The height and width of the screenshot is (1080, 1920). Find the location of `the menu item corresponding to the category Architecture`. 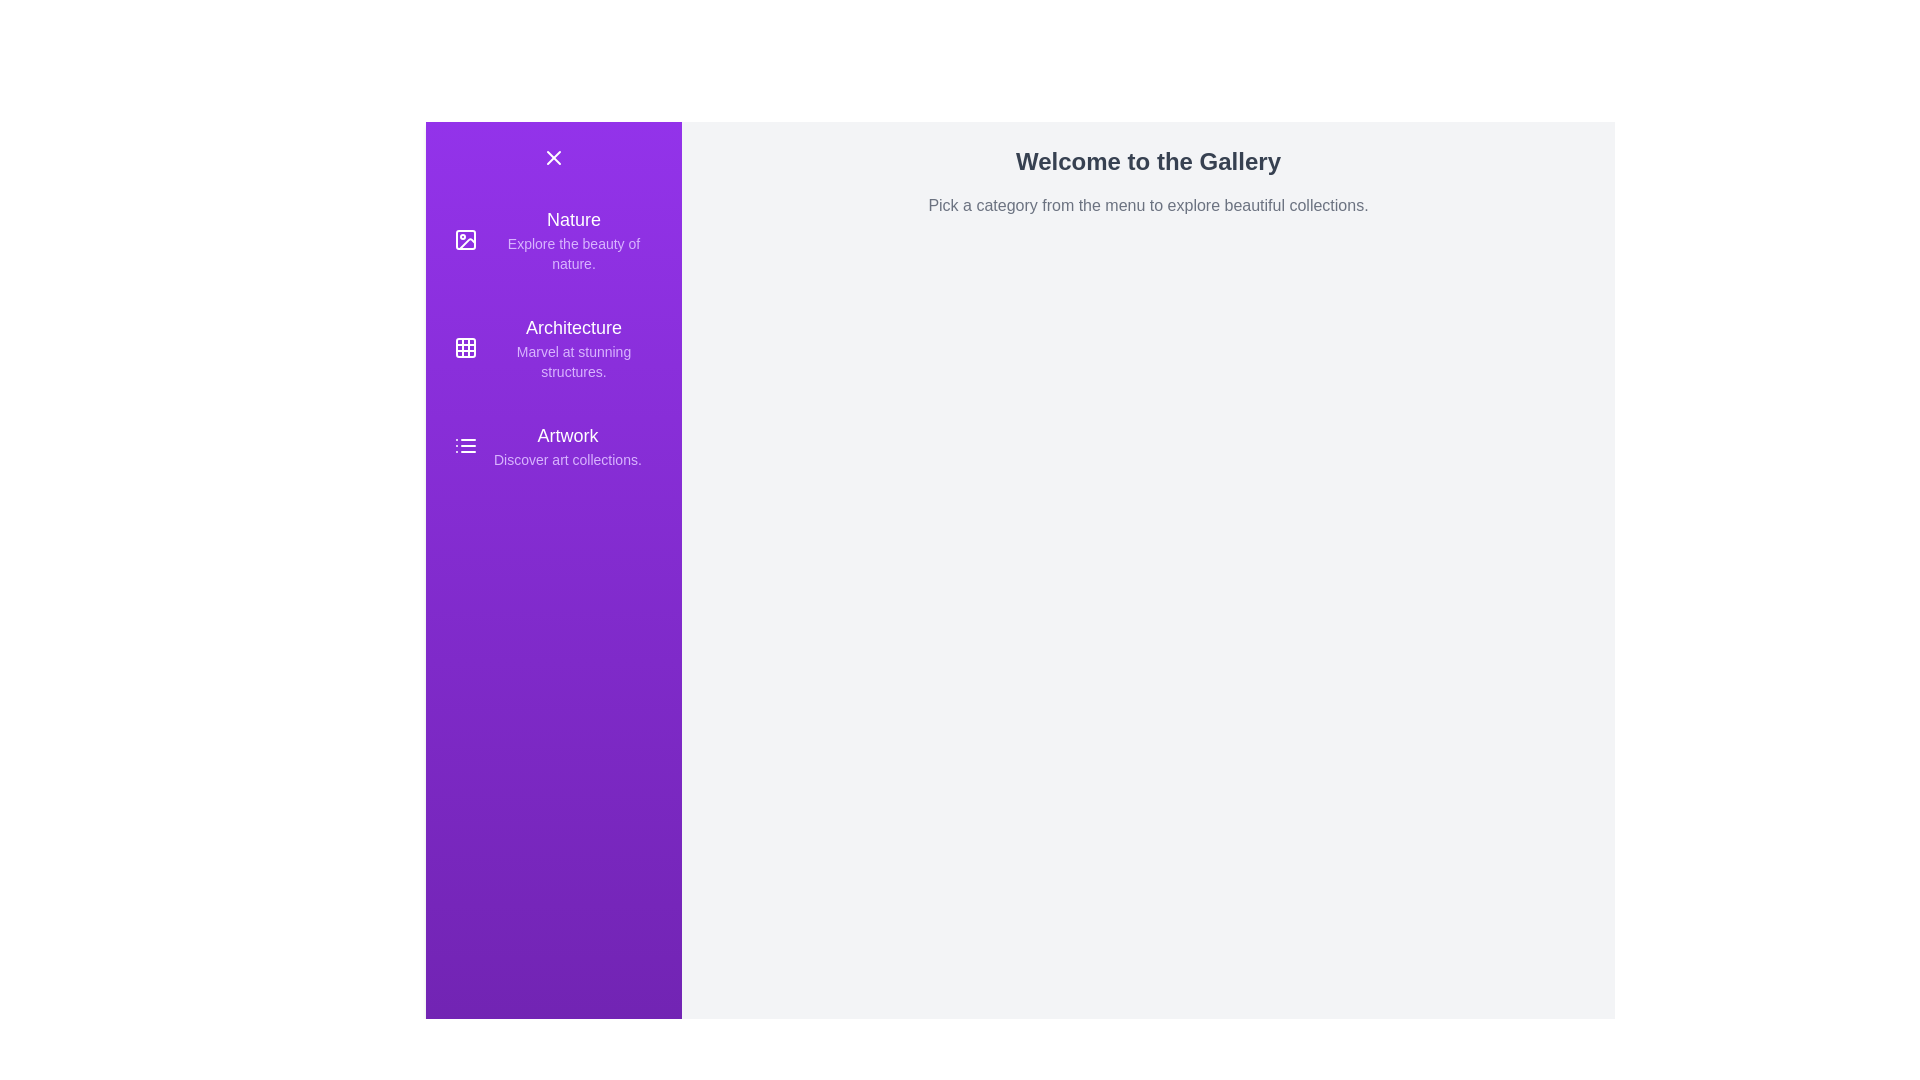

the menu item corresponding to the category Architecture is located at coordinates (553, 346).